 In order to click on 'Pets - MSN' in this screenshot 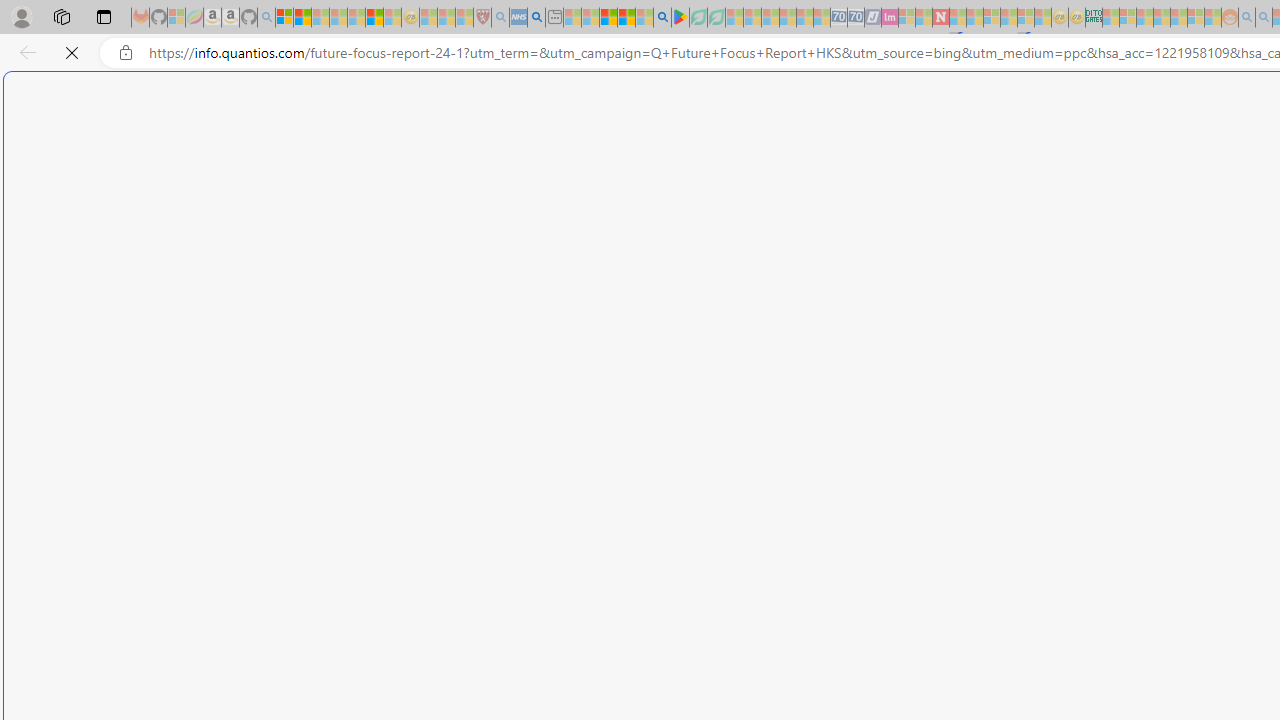, I will do `click(625, 17)`.